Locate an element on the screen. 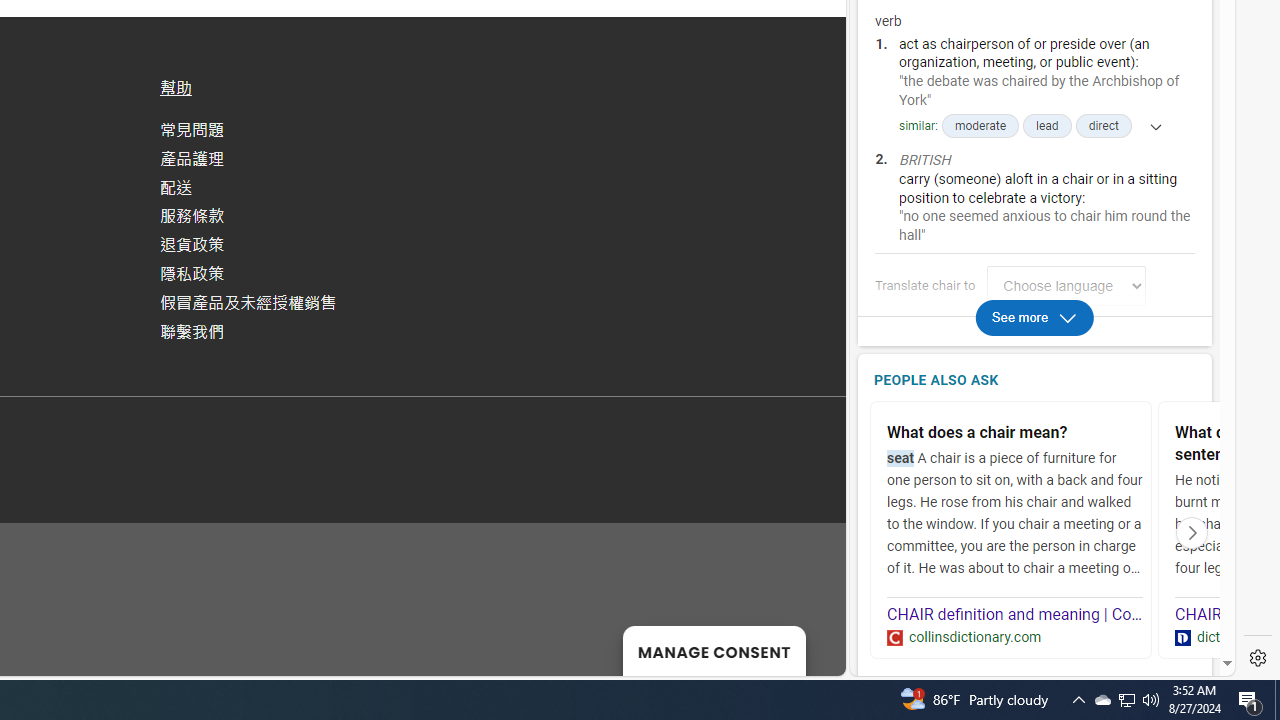 This screenshot has height=720, width=1280. 'direct' is located at coordinates (1102, 126).